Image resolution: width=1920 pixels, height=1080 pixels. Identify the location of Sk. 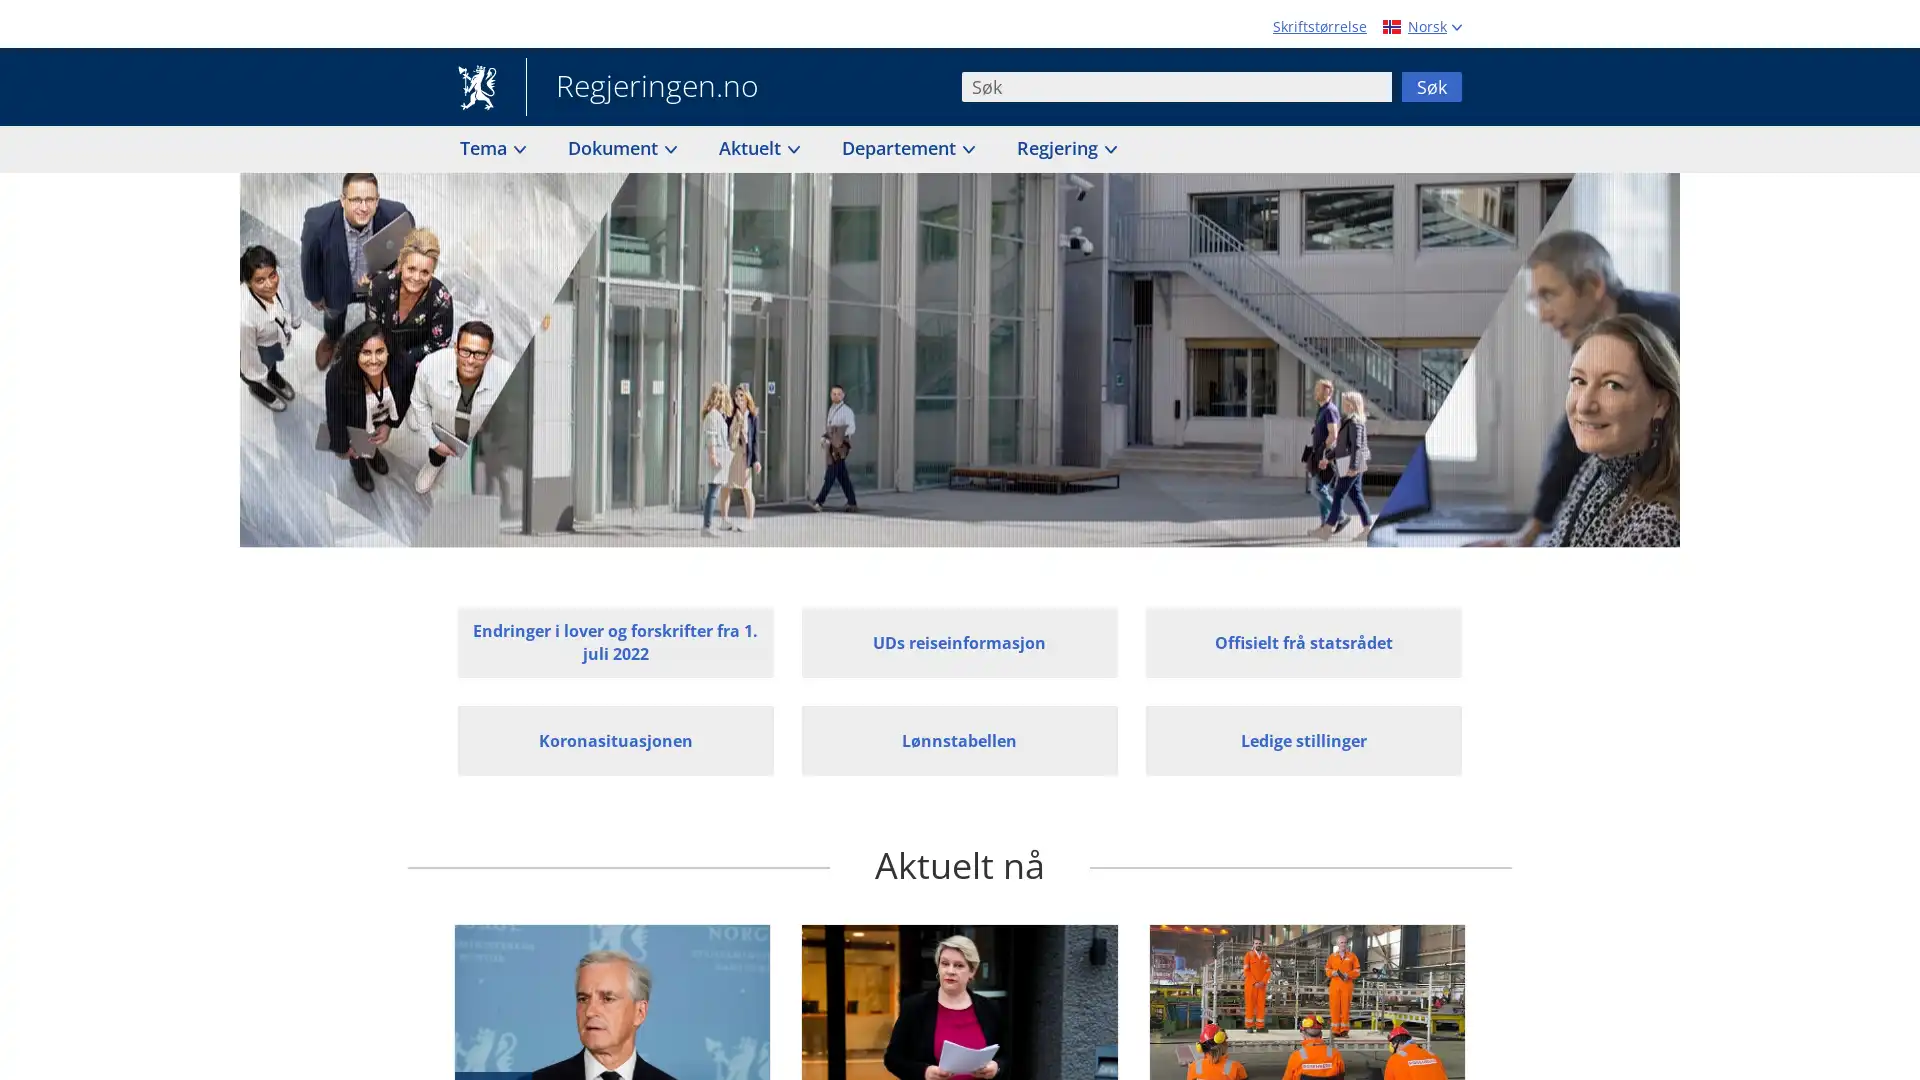
(1430, 84).